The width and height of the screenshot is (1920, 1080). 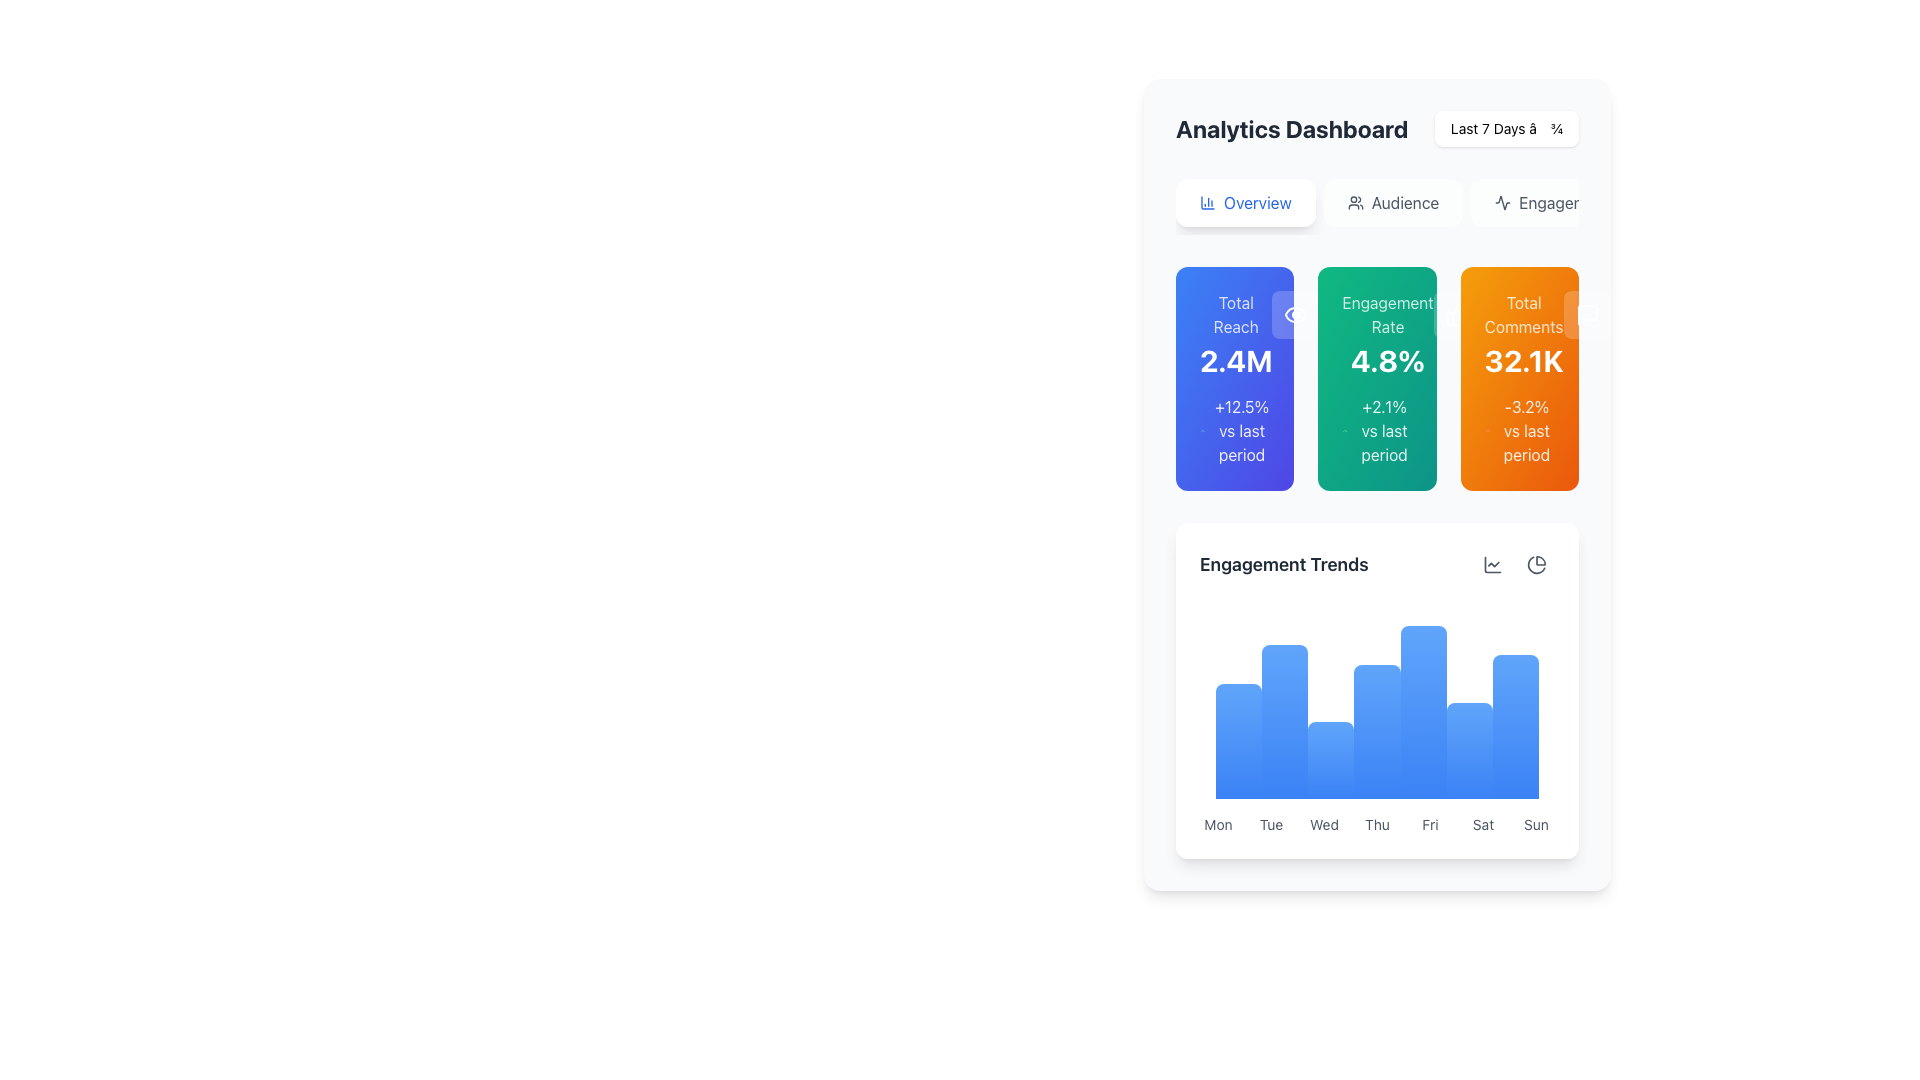 I want to click on the represented data of the bar corresponding to 'Friday' in the Engagement Trends chart, so click(x=1422, y=711).